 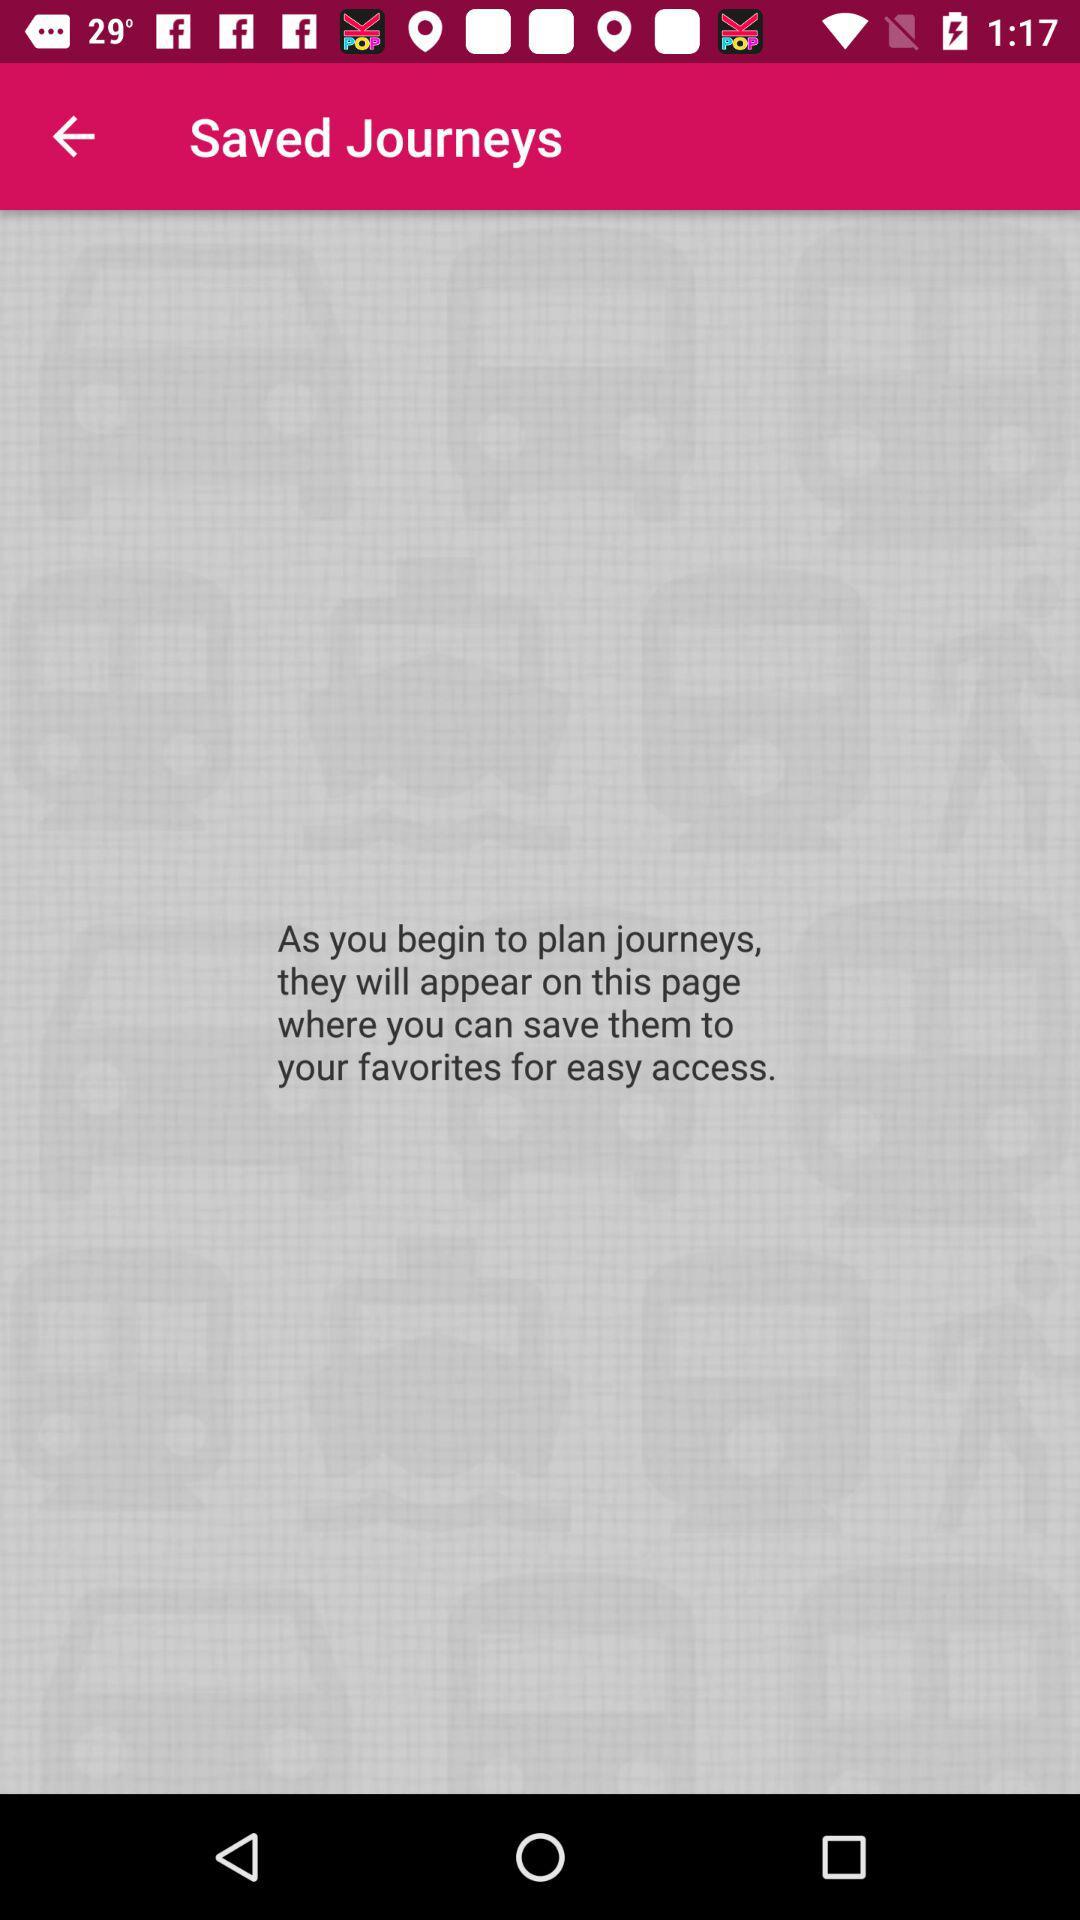 What do you see at coordinates (72, 135) in the screenshot?
I see `item to the left of saved journeys icon` at bounding box center [72, 135].